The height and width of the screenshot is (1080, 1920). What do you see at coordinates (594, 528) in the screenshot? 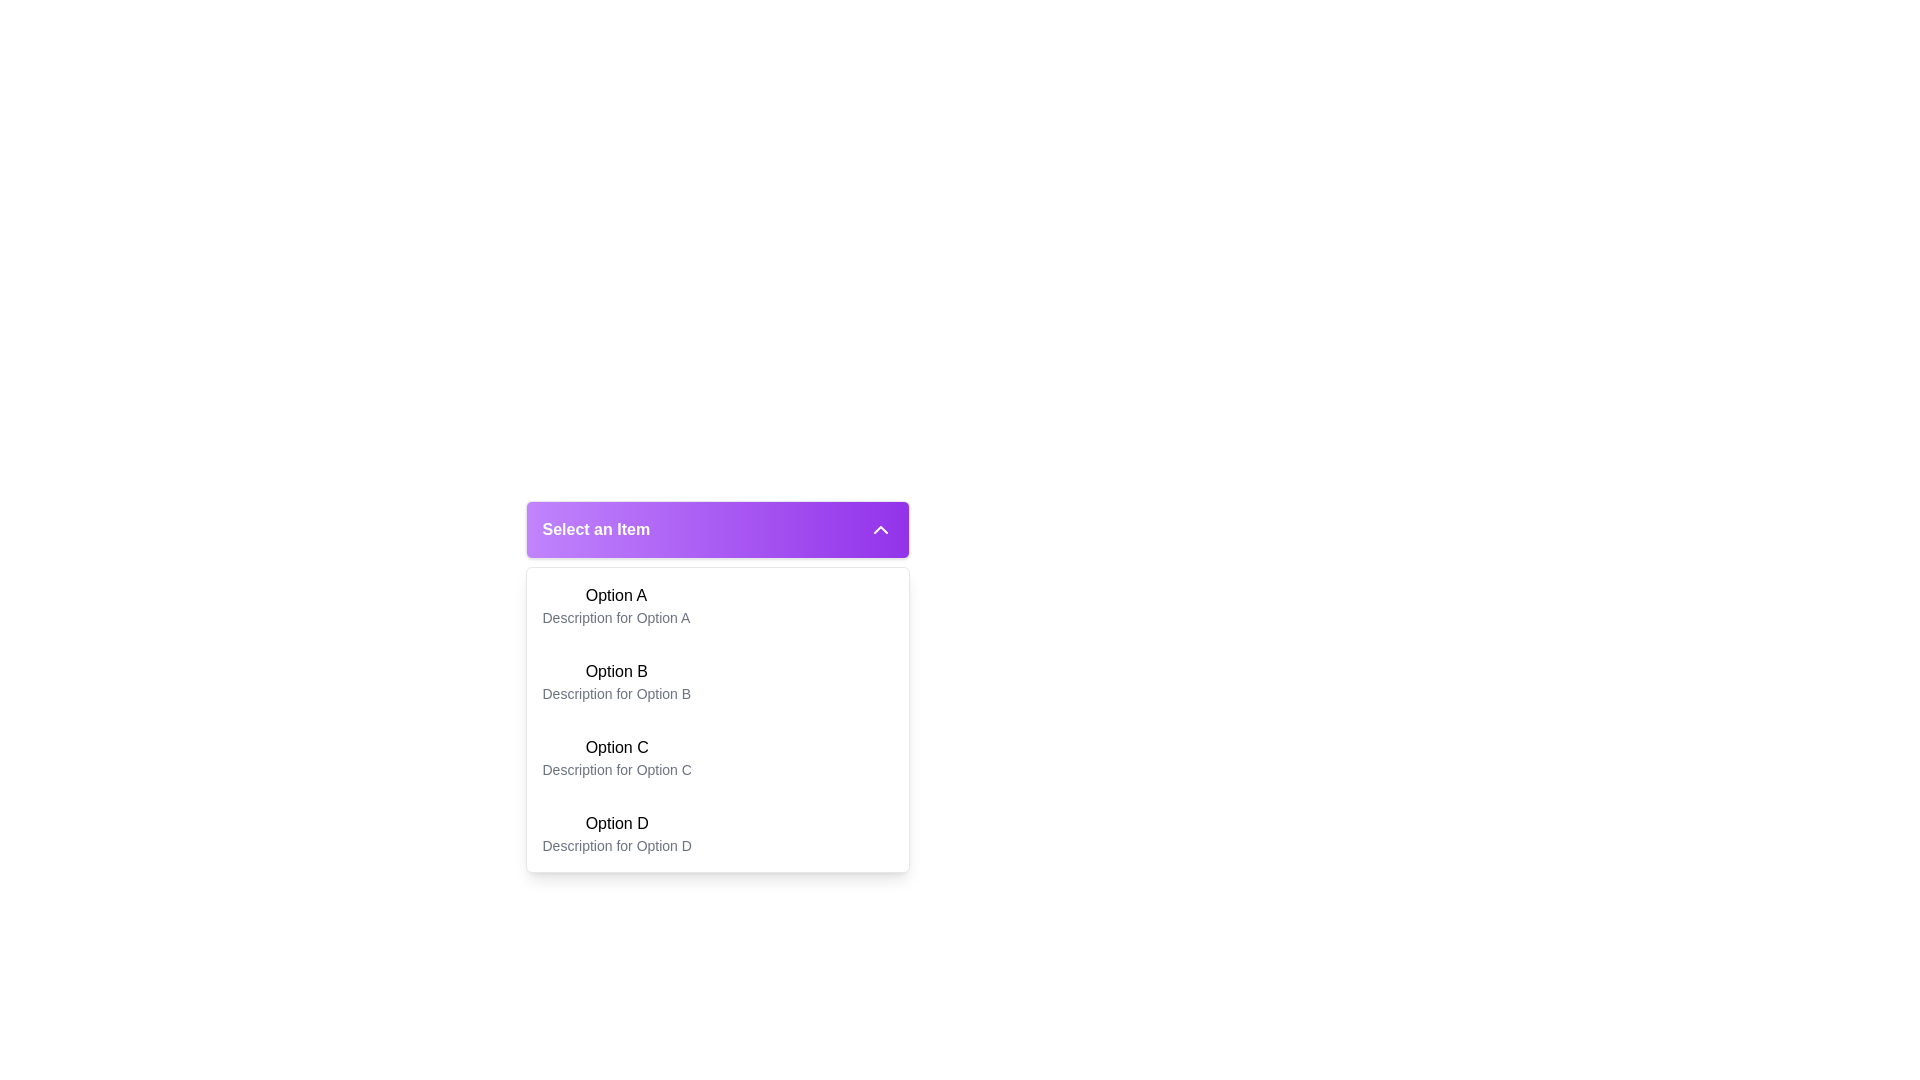
I see `the dropdown header label` at bounding box center [594, 528].